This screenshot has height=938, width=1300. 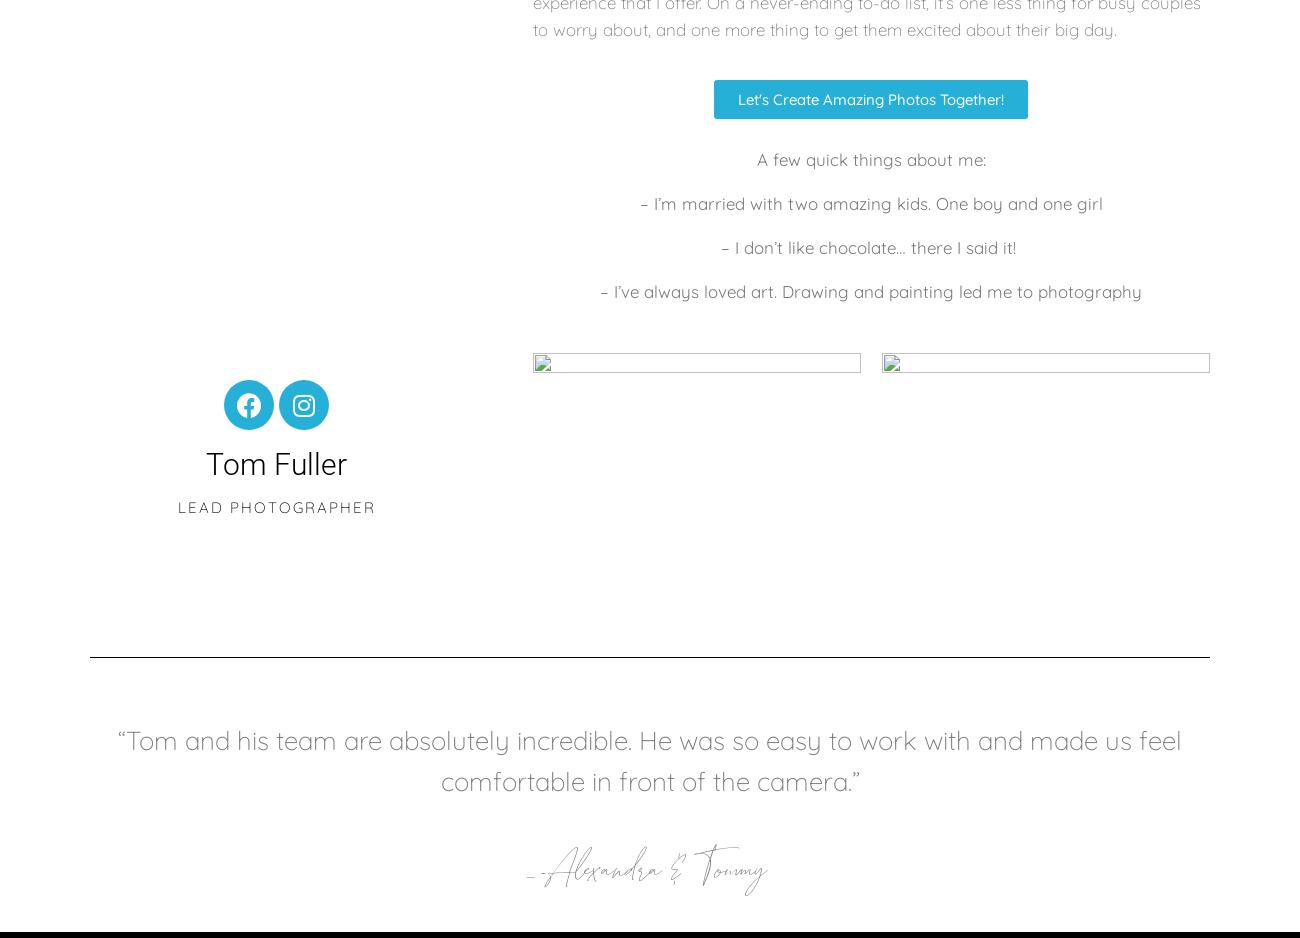 I want to click on '– I don’t like chocolate… there I said it!', so click(x=870, y=246).